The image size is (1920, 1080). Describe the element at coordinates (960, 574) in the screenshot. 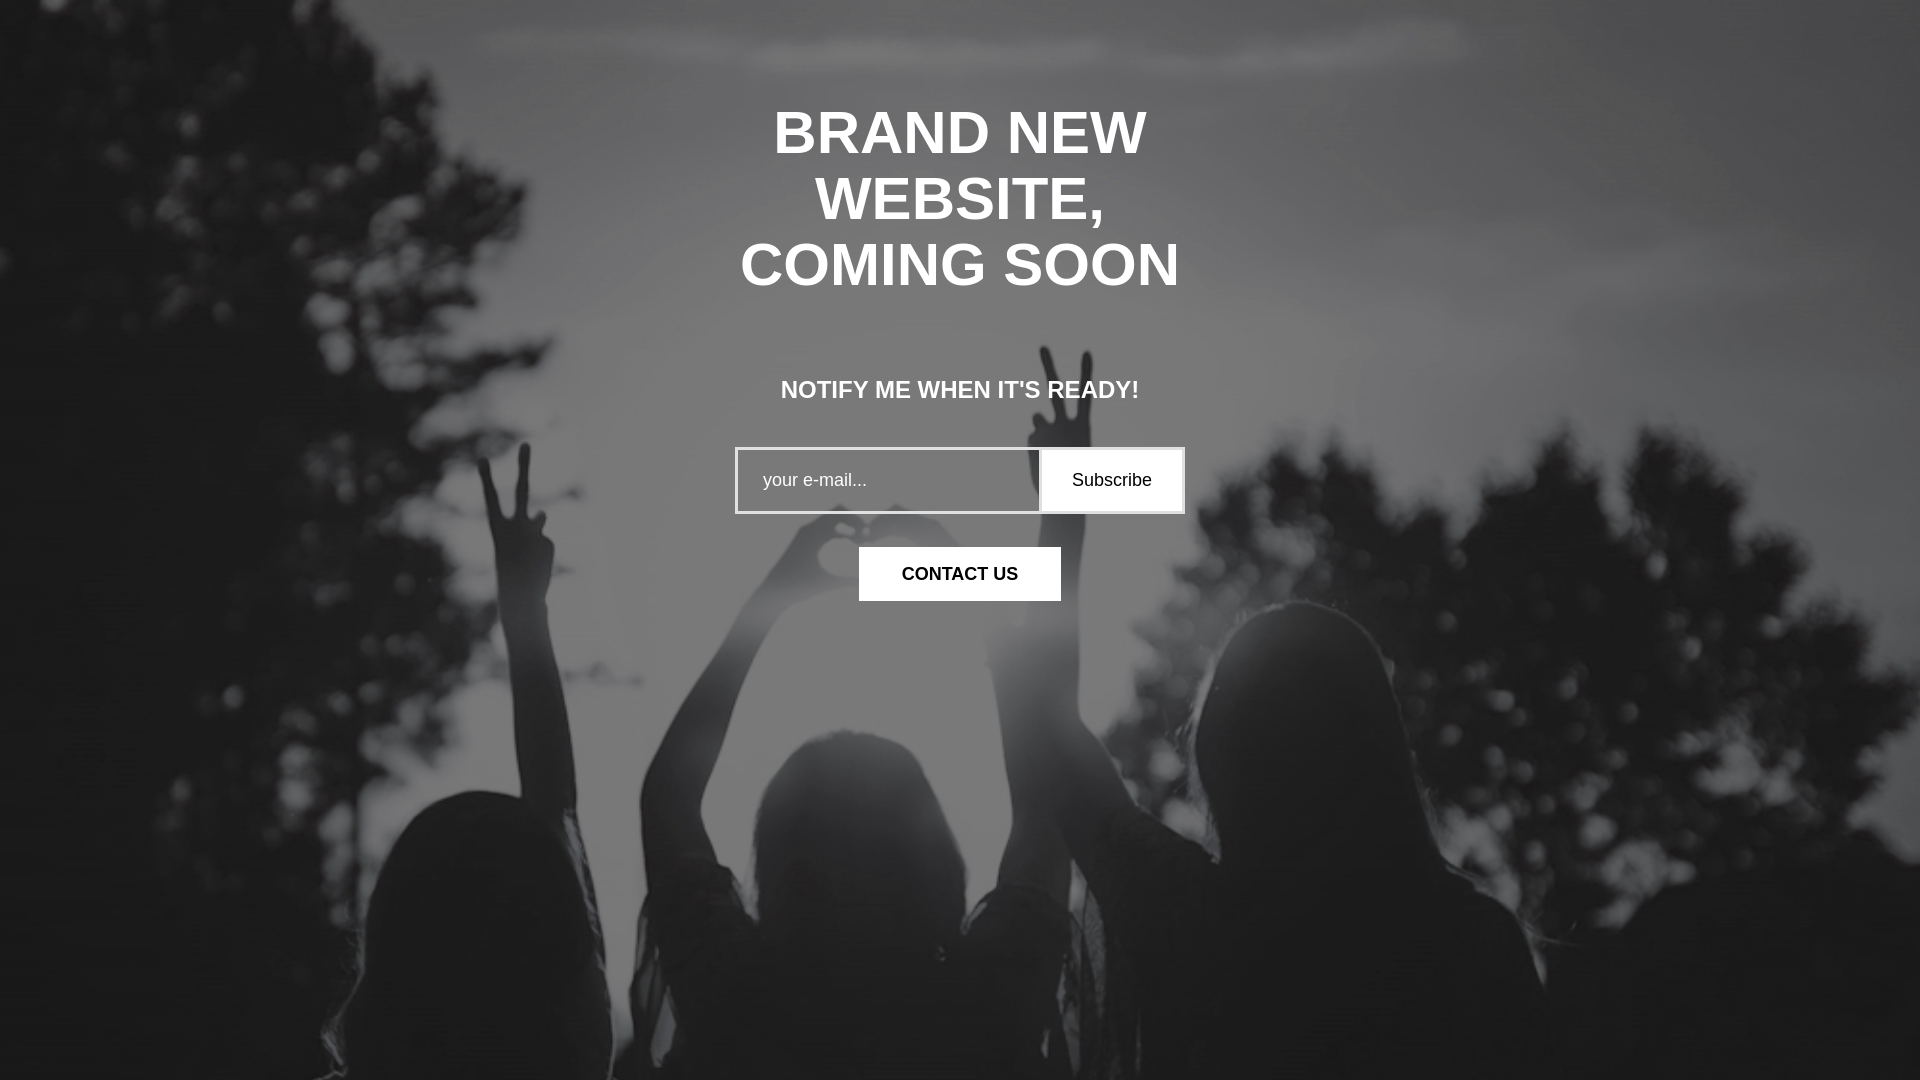

I see `'CONTACT US'` at that location.